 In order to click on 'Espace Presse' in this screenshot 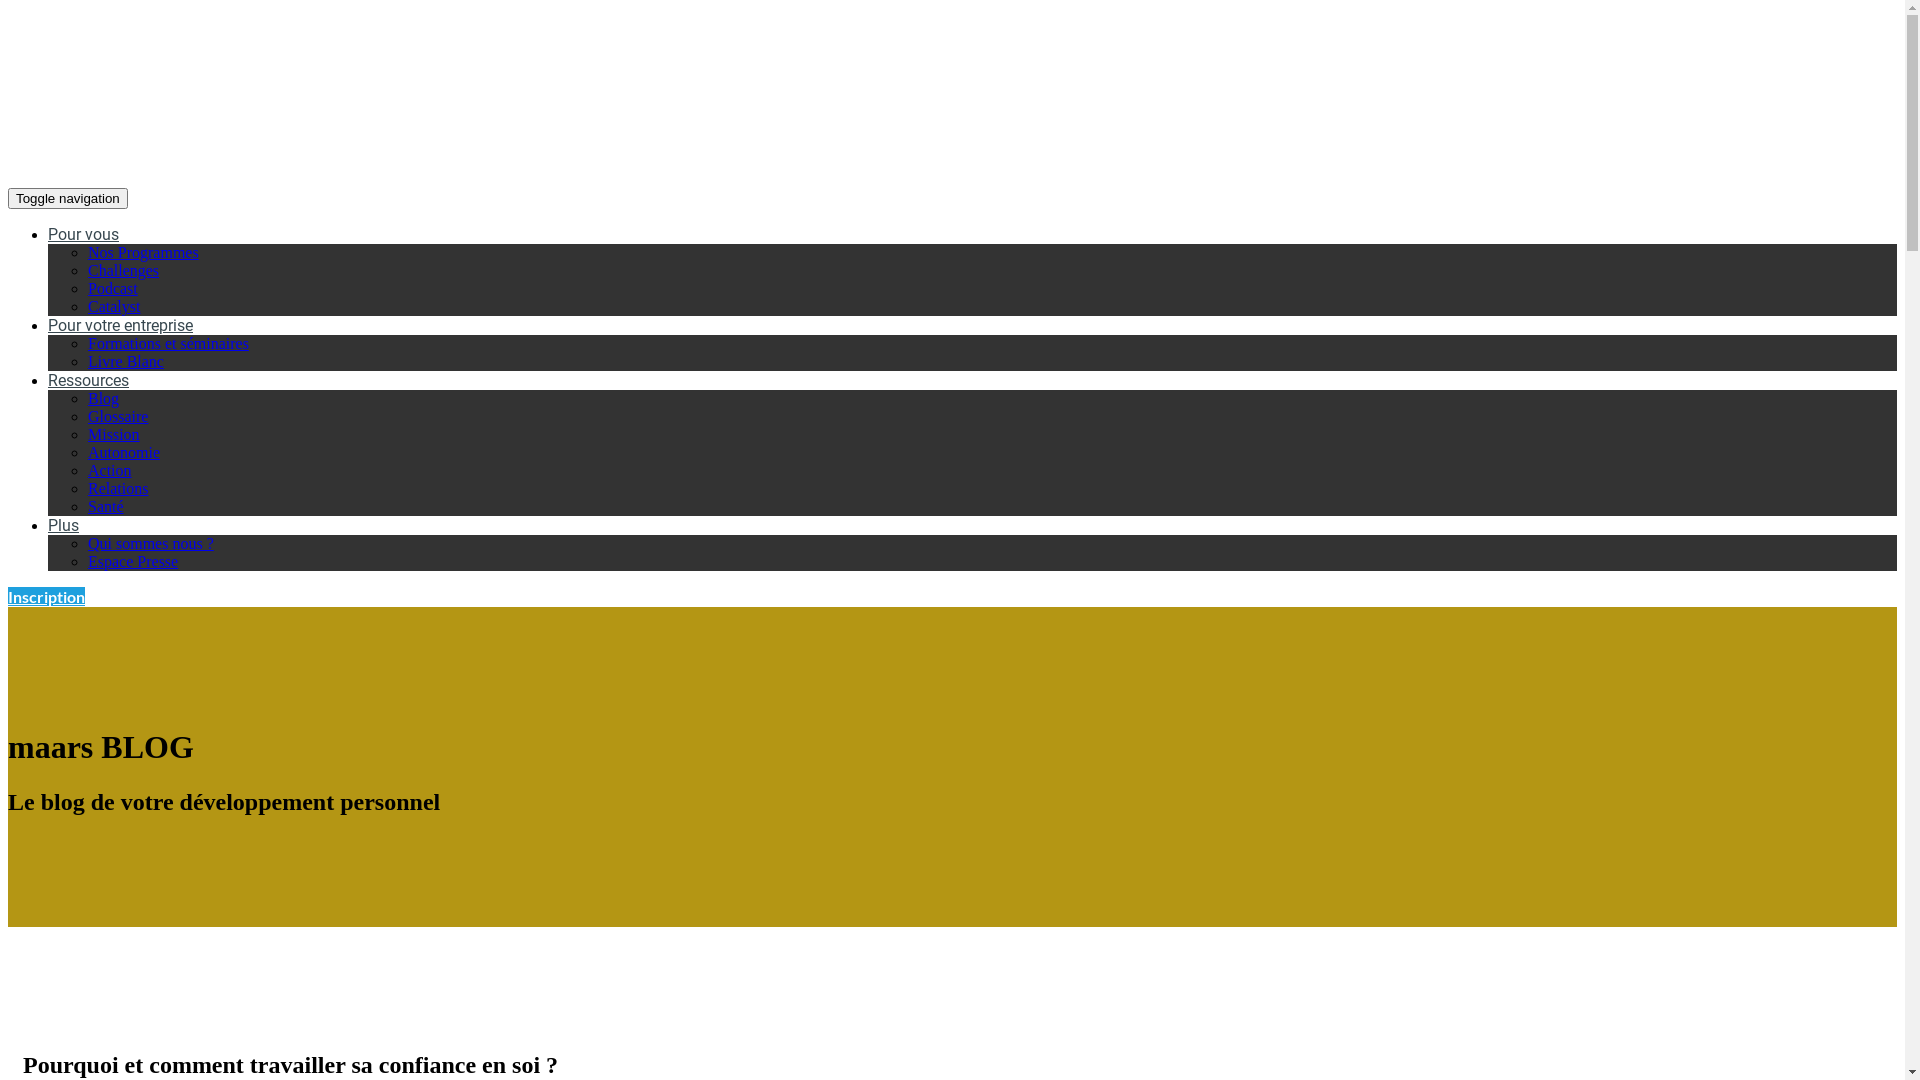, I will do `click(86, 561)`.